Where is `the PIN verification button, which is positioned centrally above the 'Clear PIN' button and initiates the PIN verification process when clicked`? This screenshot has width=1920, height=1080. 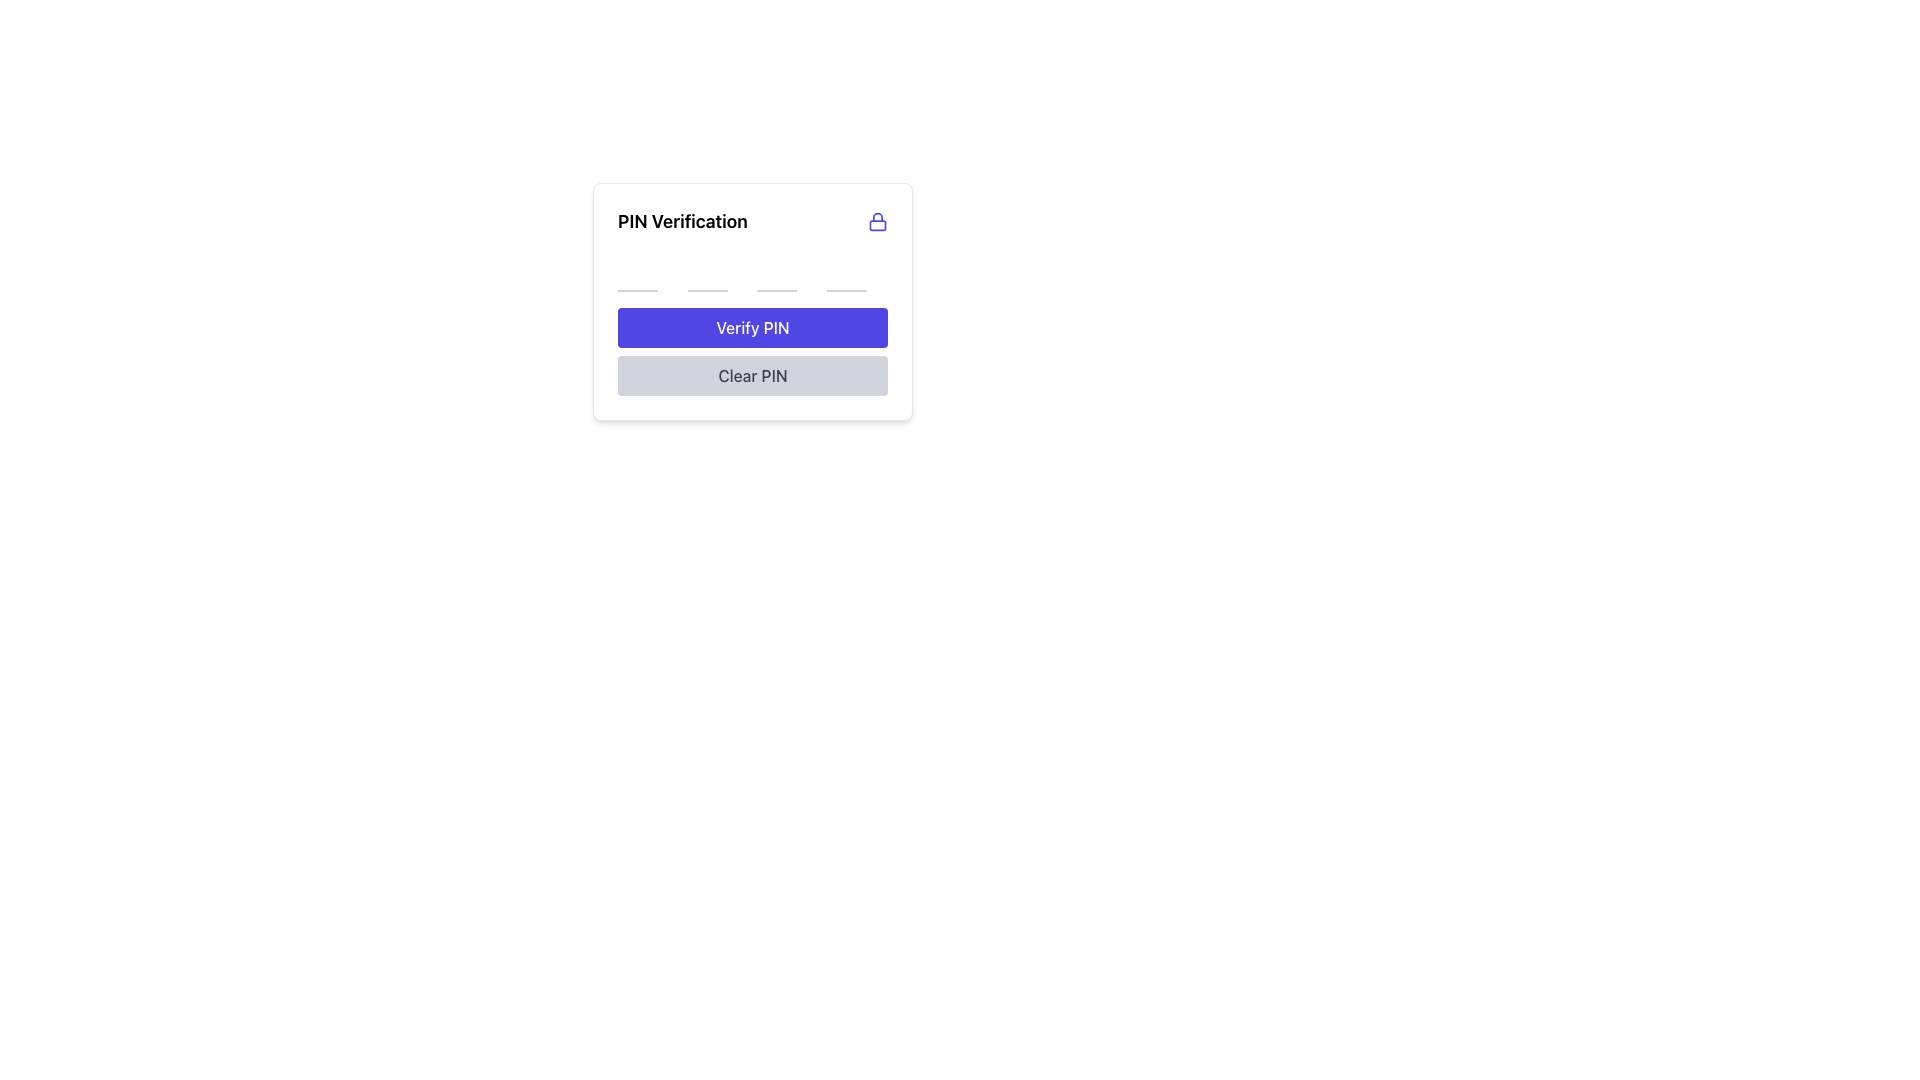
the PIN verification button, which is positioned centrally above the 'Clear PIN' button and initiates the PIN verification process when clicked is located at coordinates (752, 326).